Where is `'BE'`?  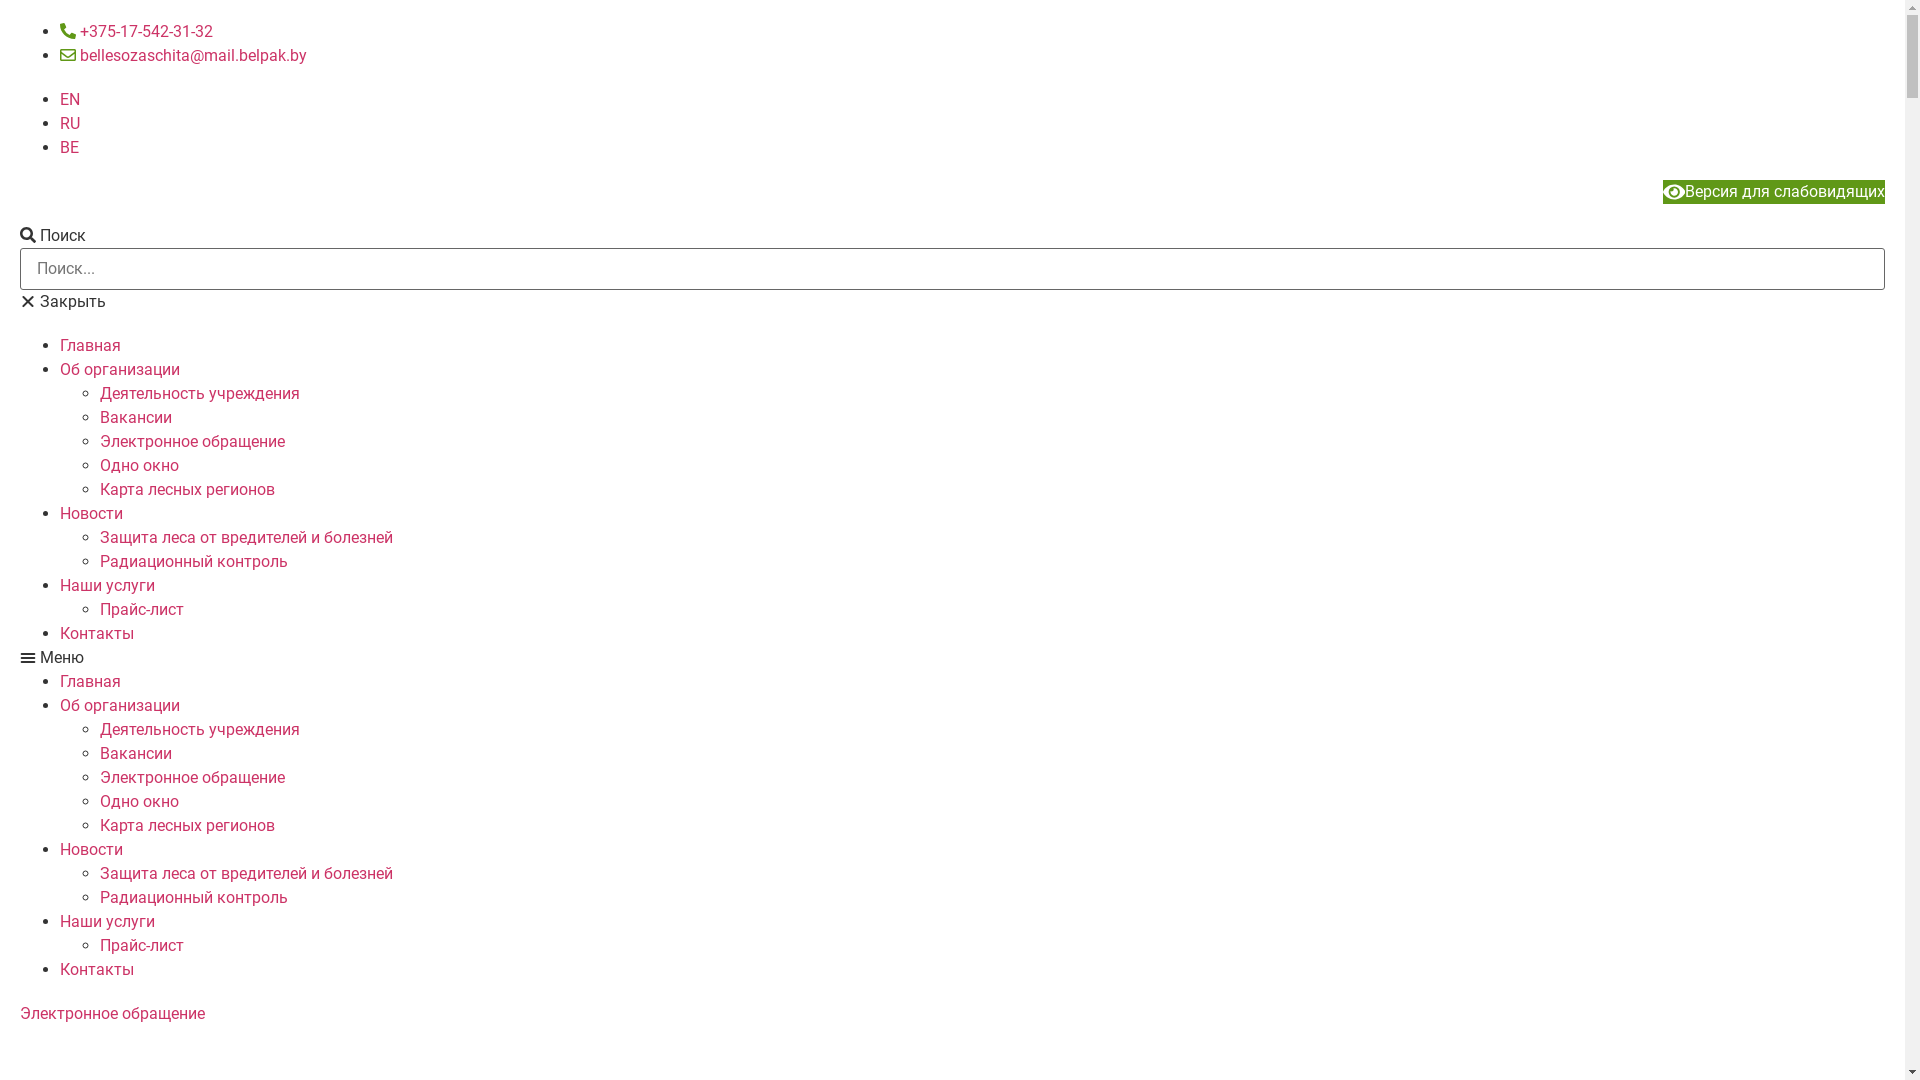
'BE' is located at coordinates (69, 146).